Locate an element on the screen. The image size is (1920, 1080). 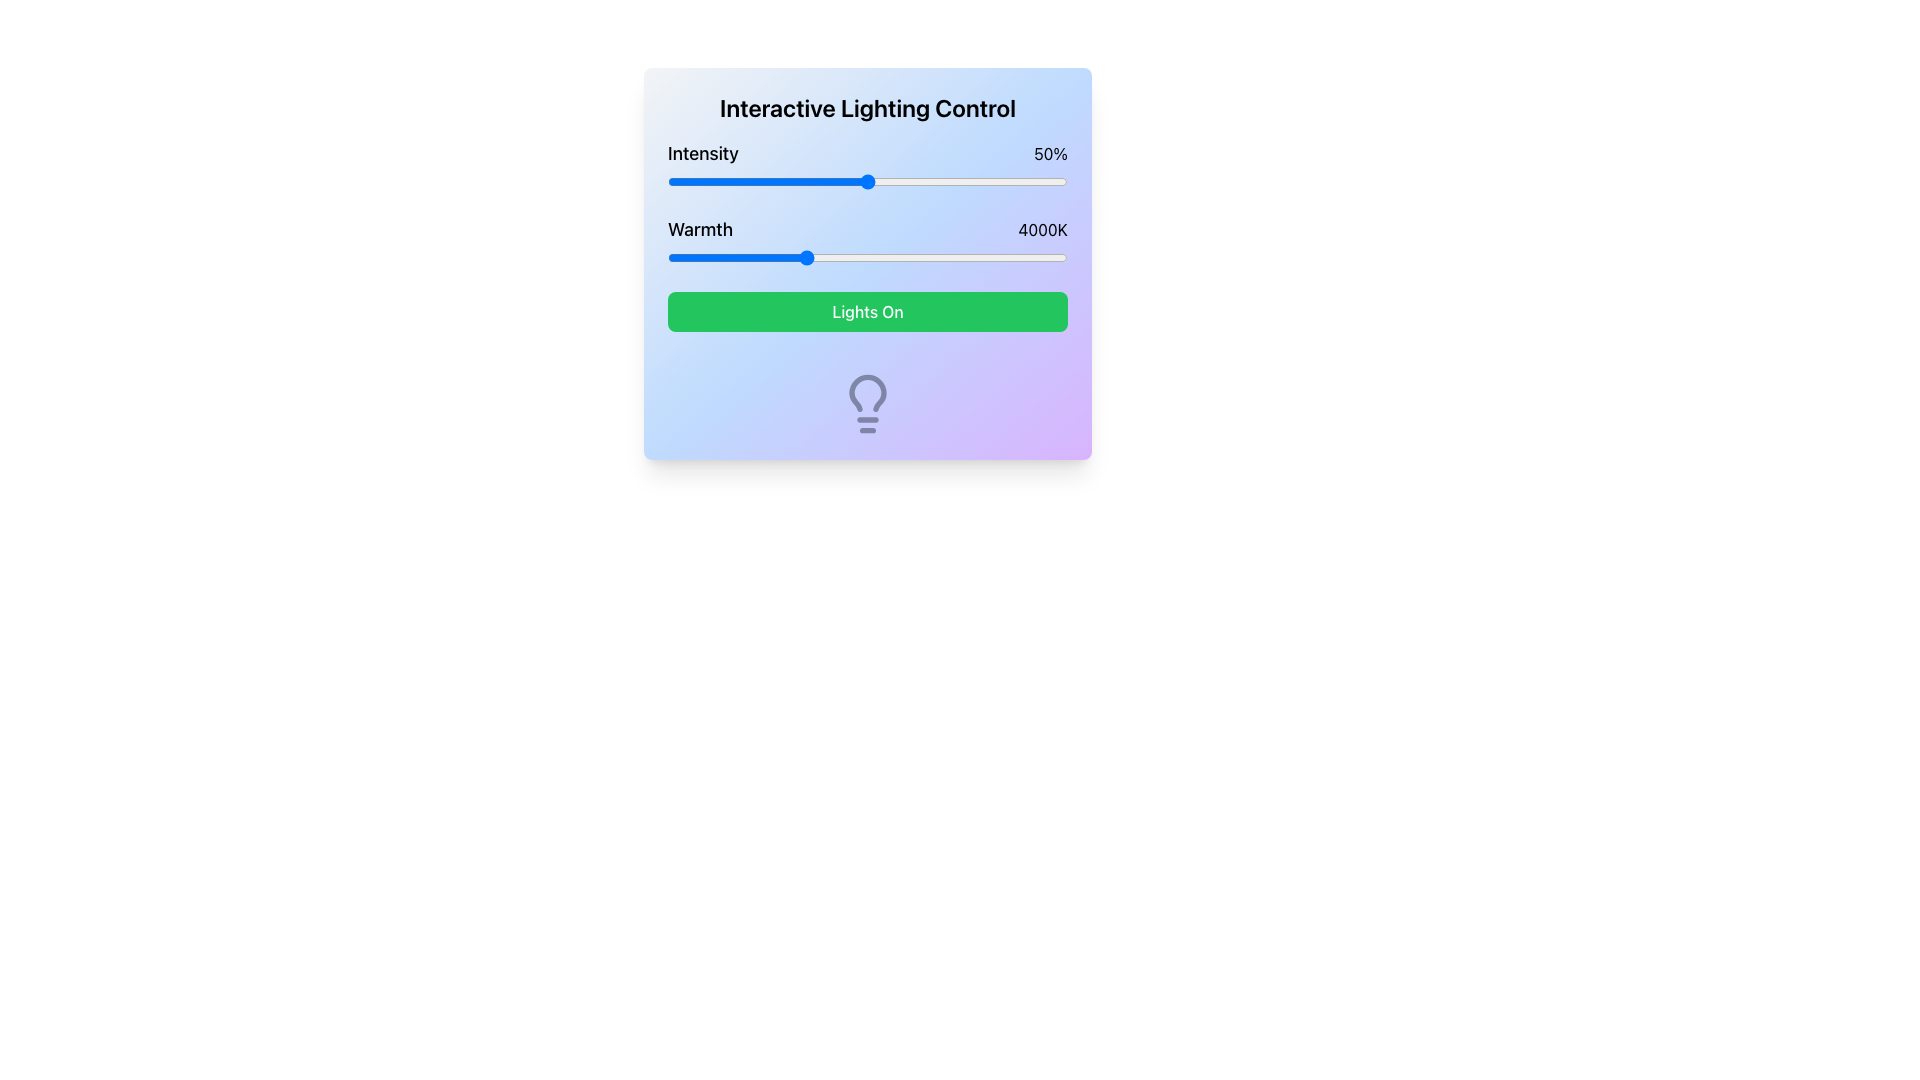
warmth is located at coordinates (982, 257).